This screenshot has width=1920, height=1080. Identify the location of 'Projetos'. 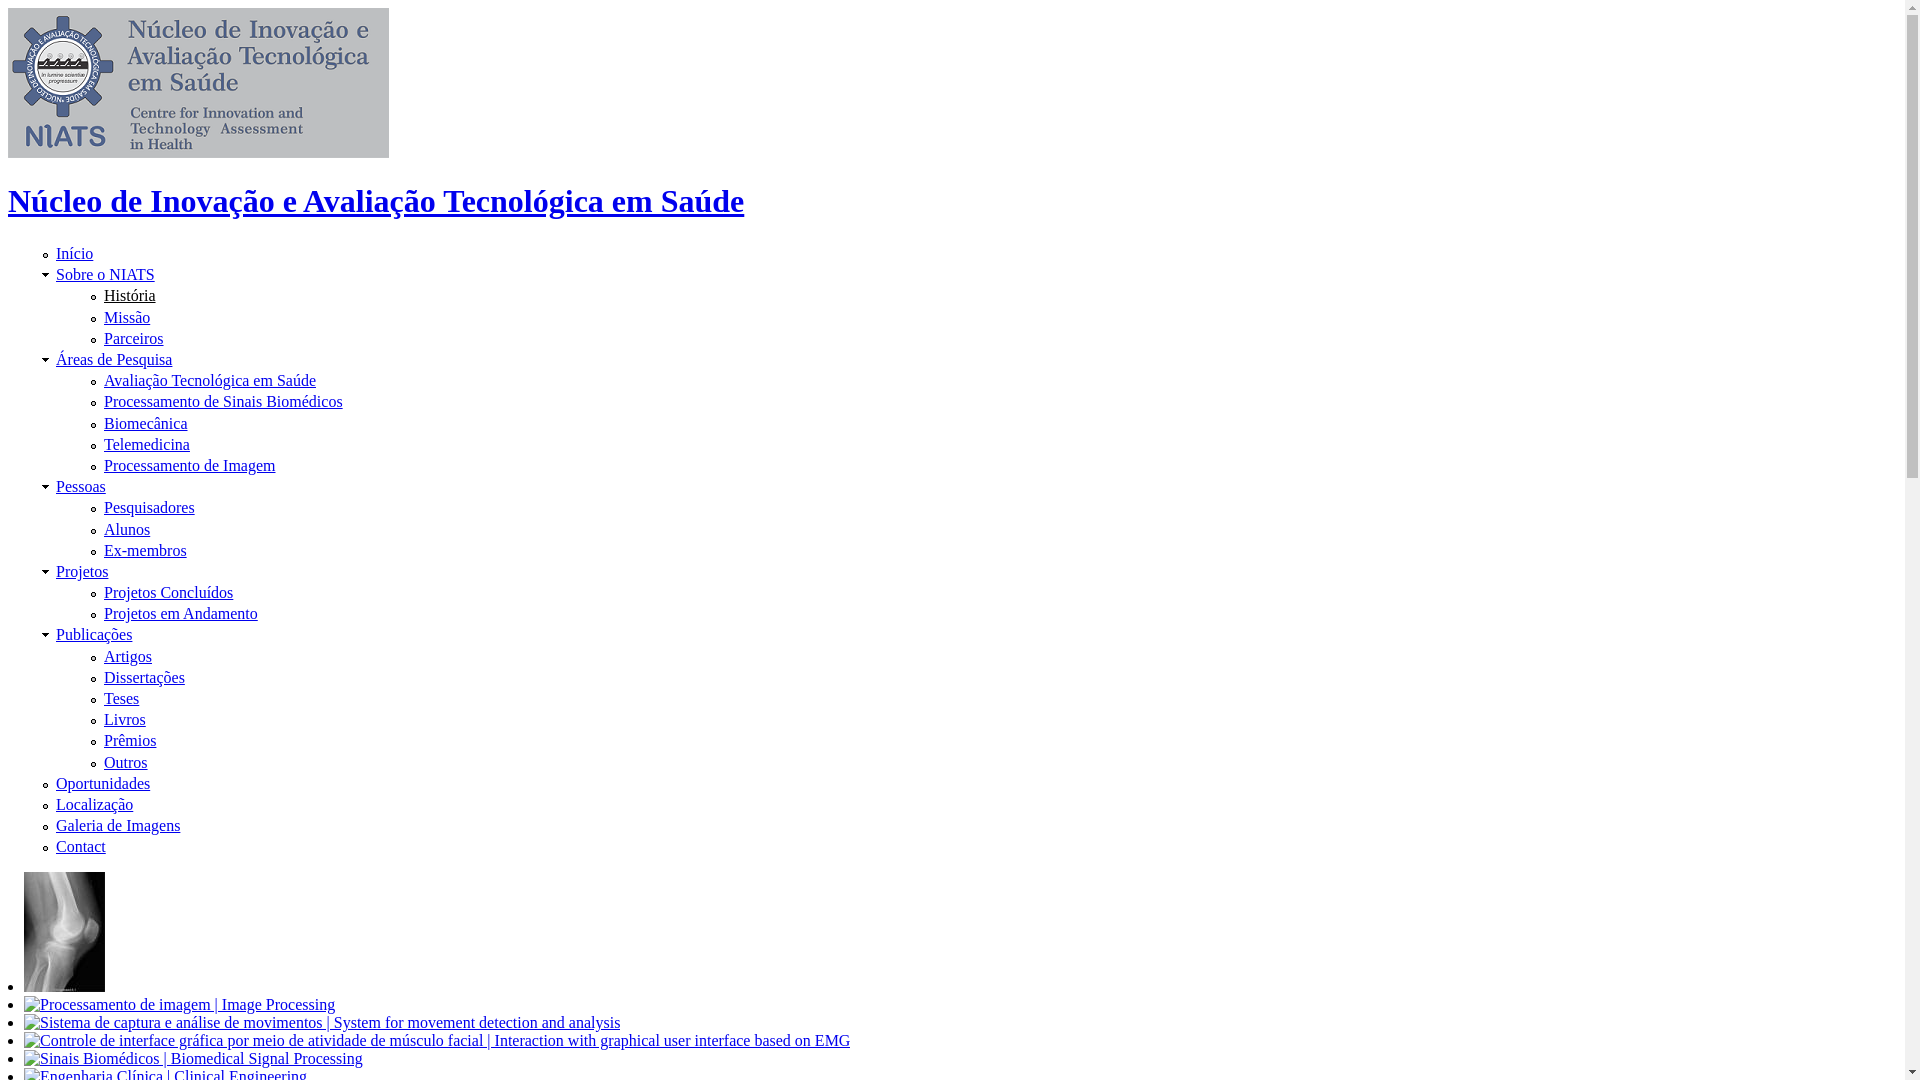
(80, 571).